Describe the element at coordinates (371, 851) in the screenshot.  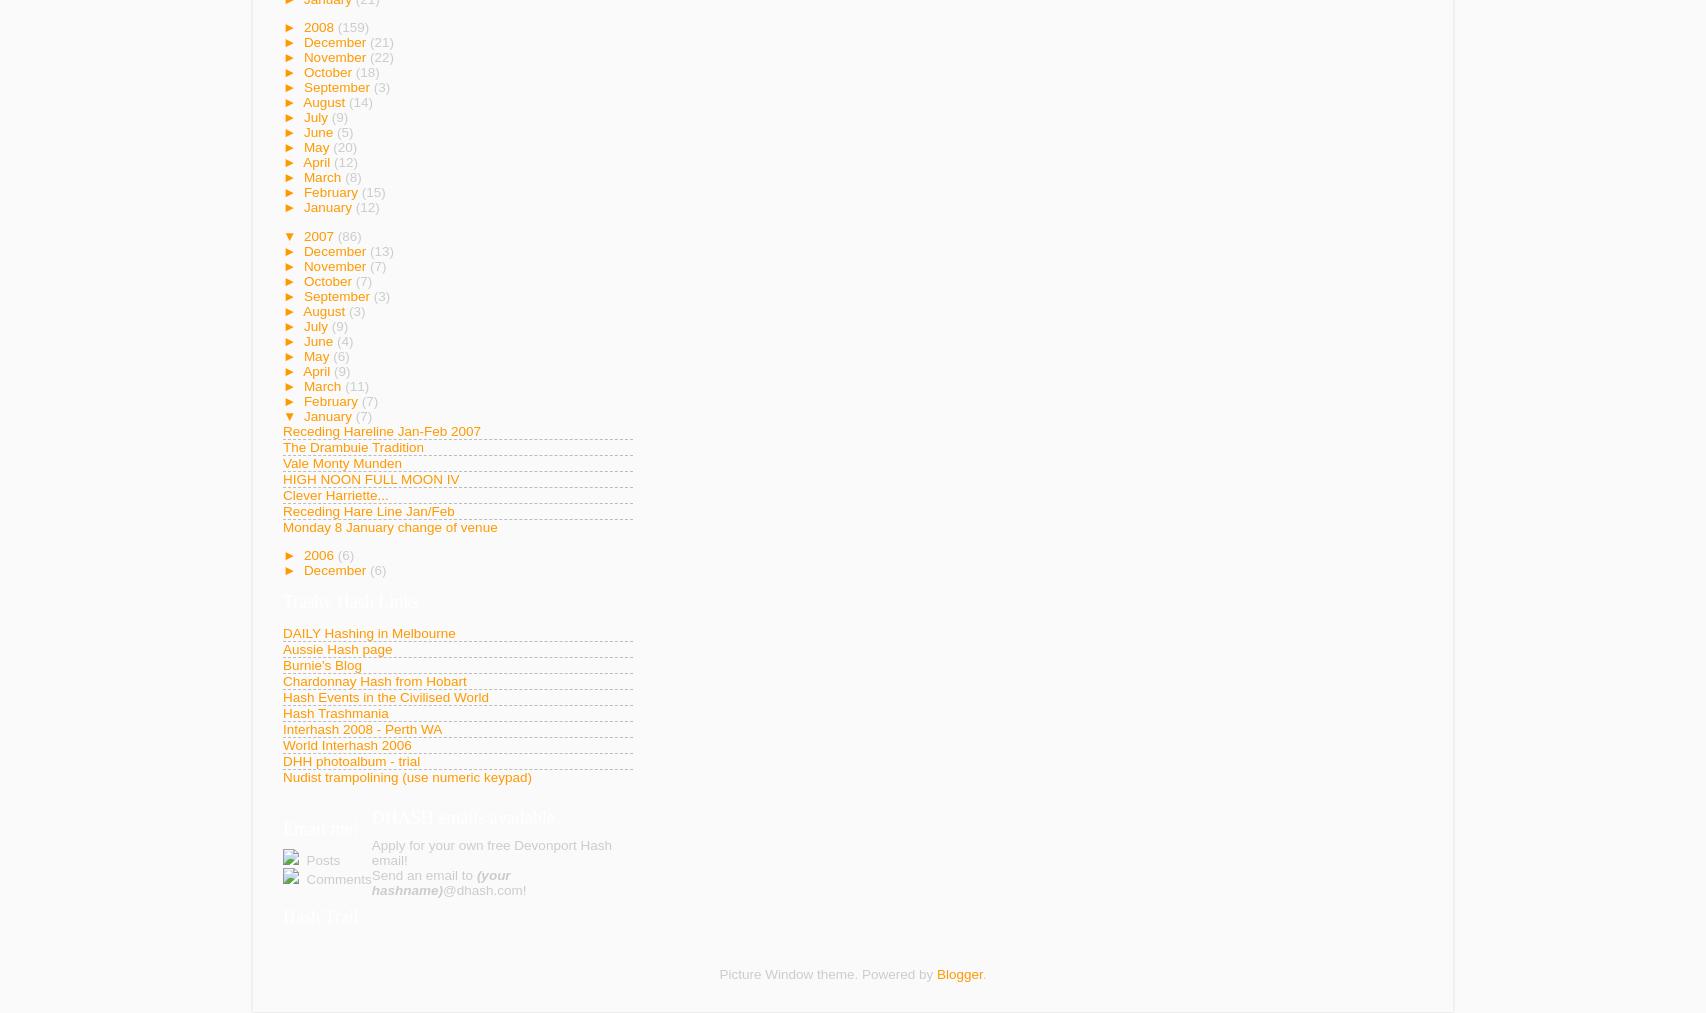
I see `'Apply for your own free Devonport Hash email!'` at that location.